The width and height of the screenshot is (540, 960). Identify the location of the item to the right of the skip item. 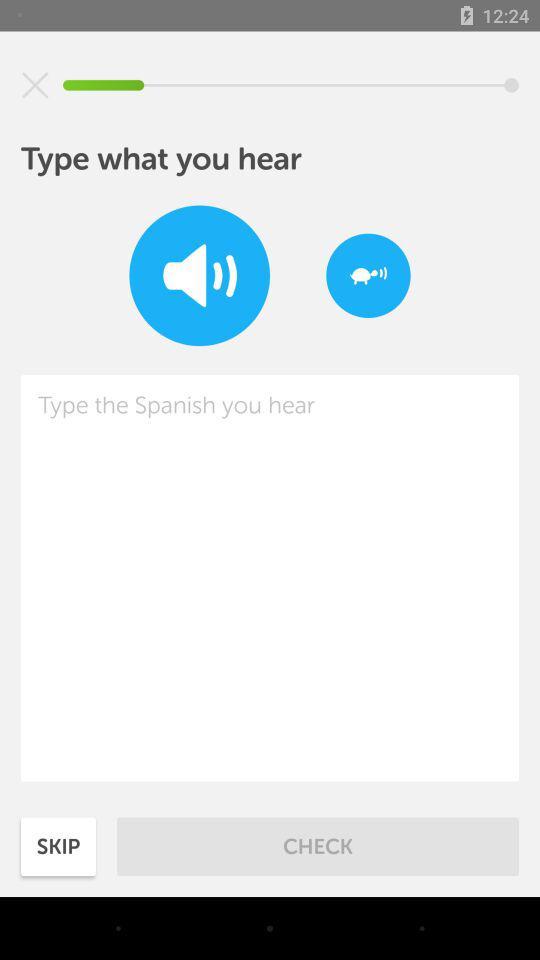
(318, 845).